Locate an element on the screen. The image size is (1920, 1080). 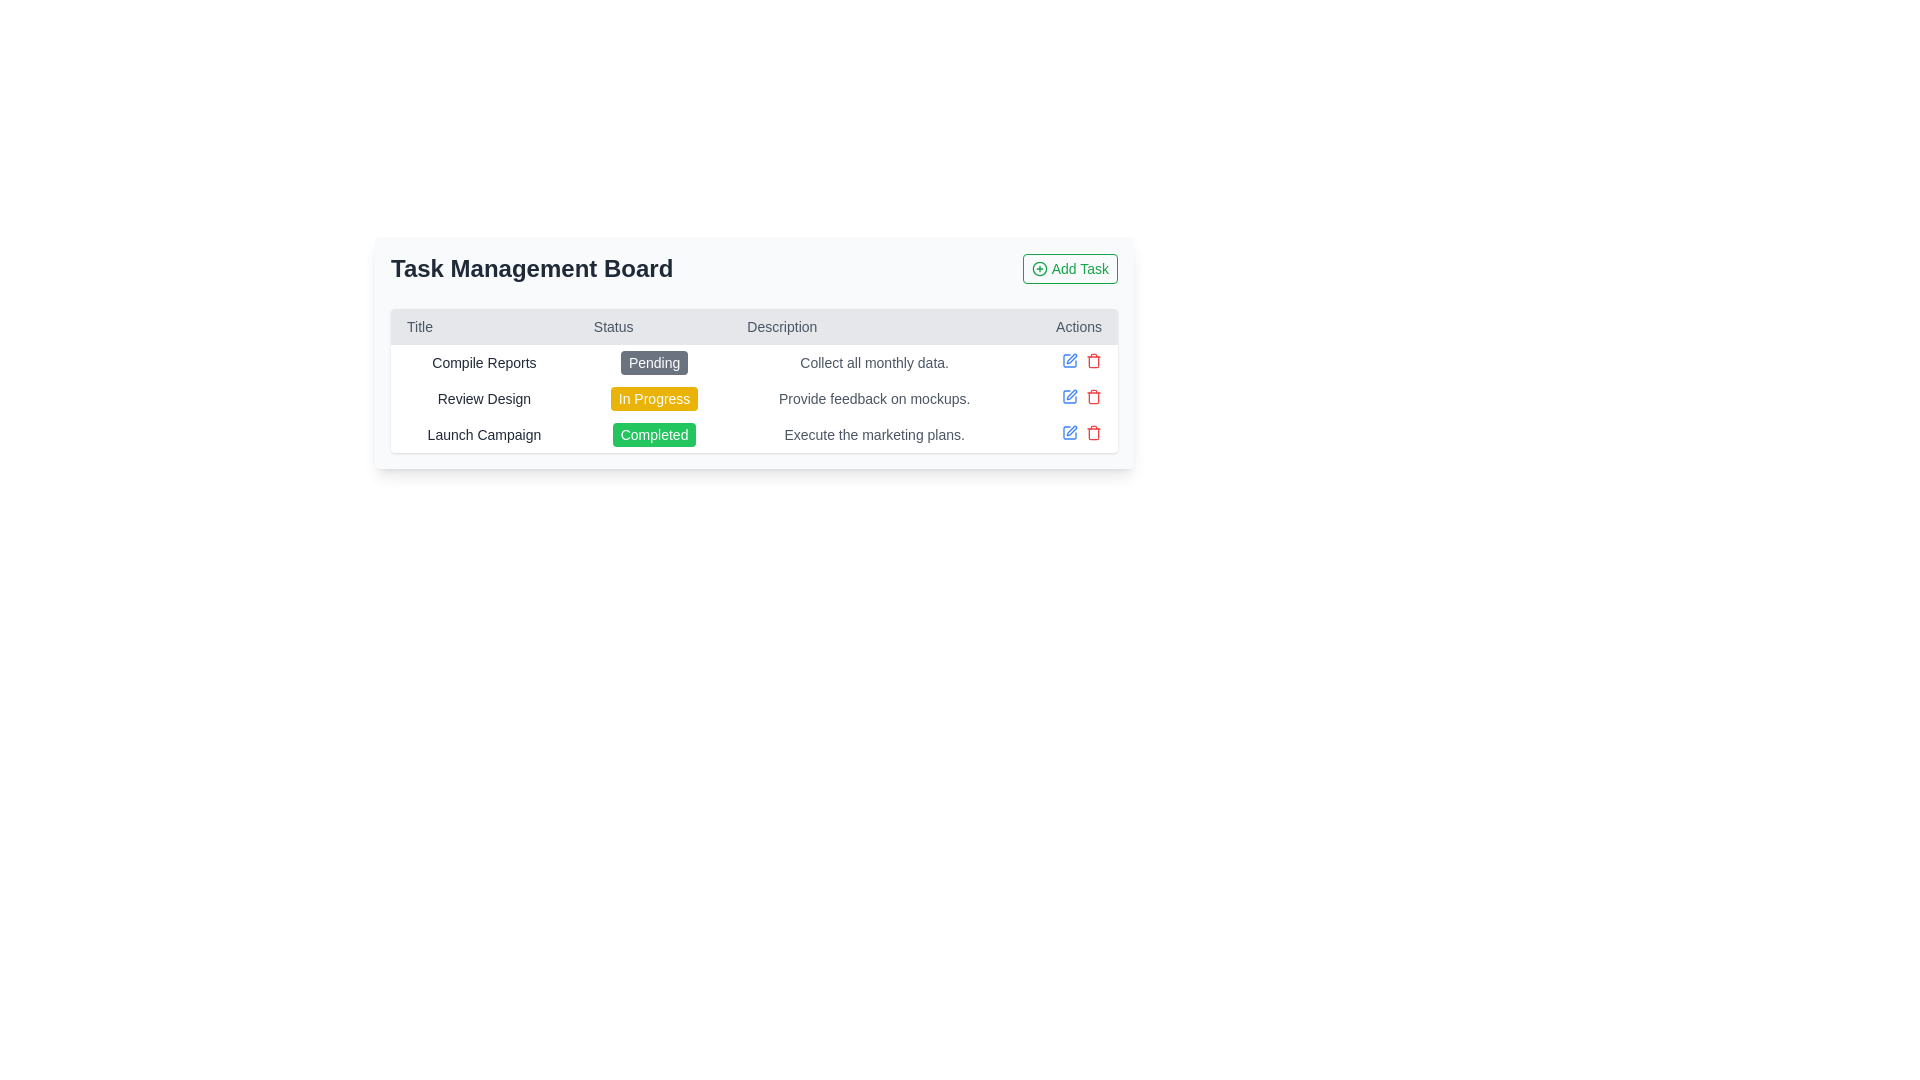
the small red trash icon button in the Actions column of the second row of the table corresponding to the task 'Review Design' is located at coordinates (1093, 361).